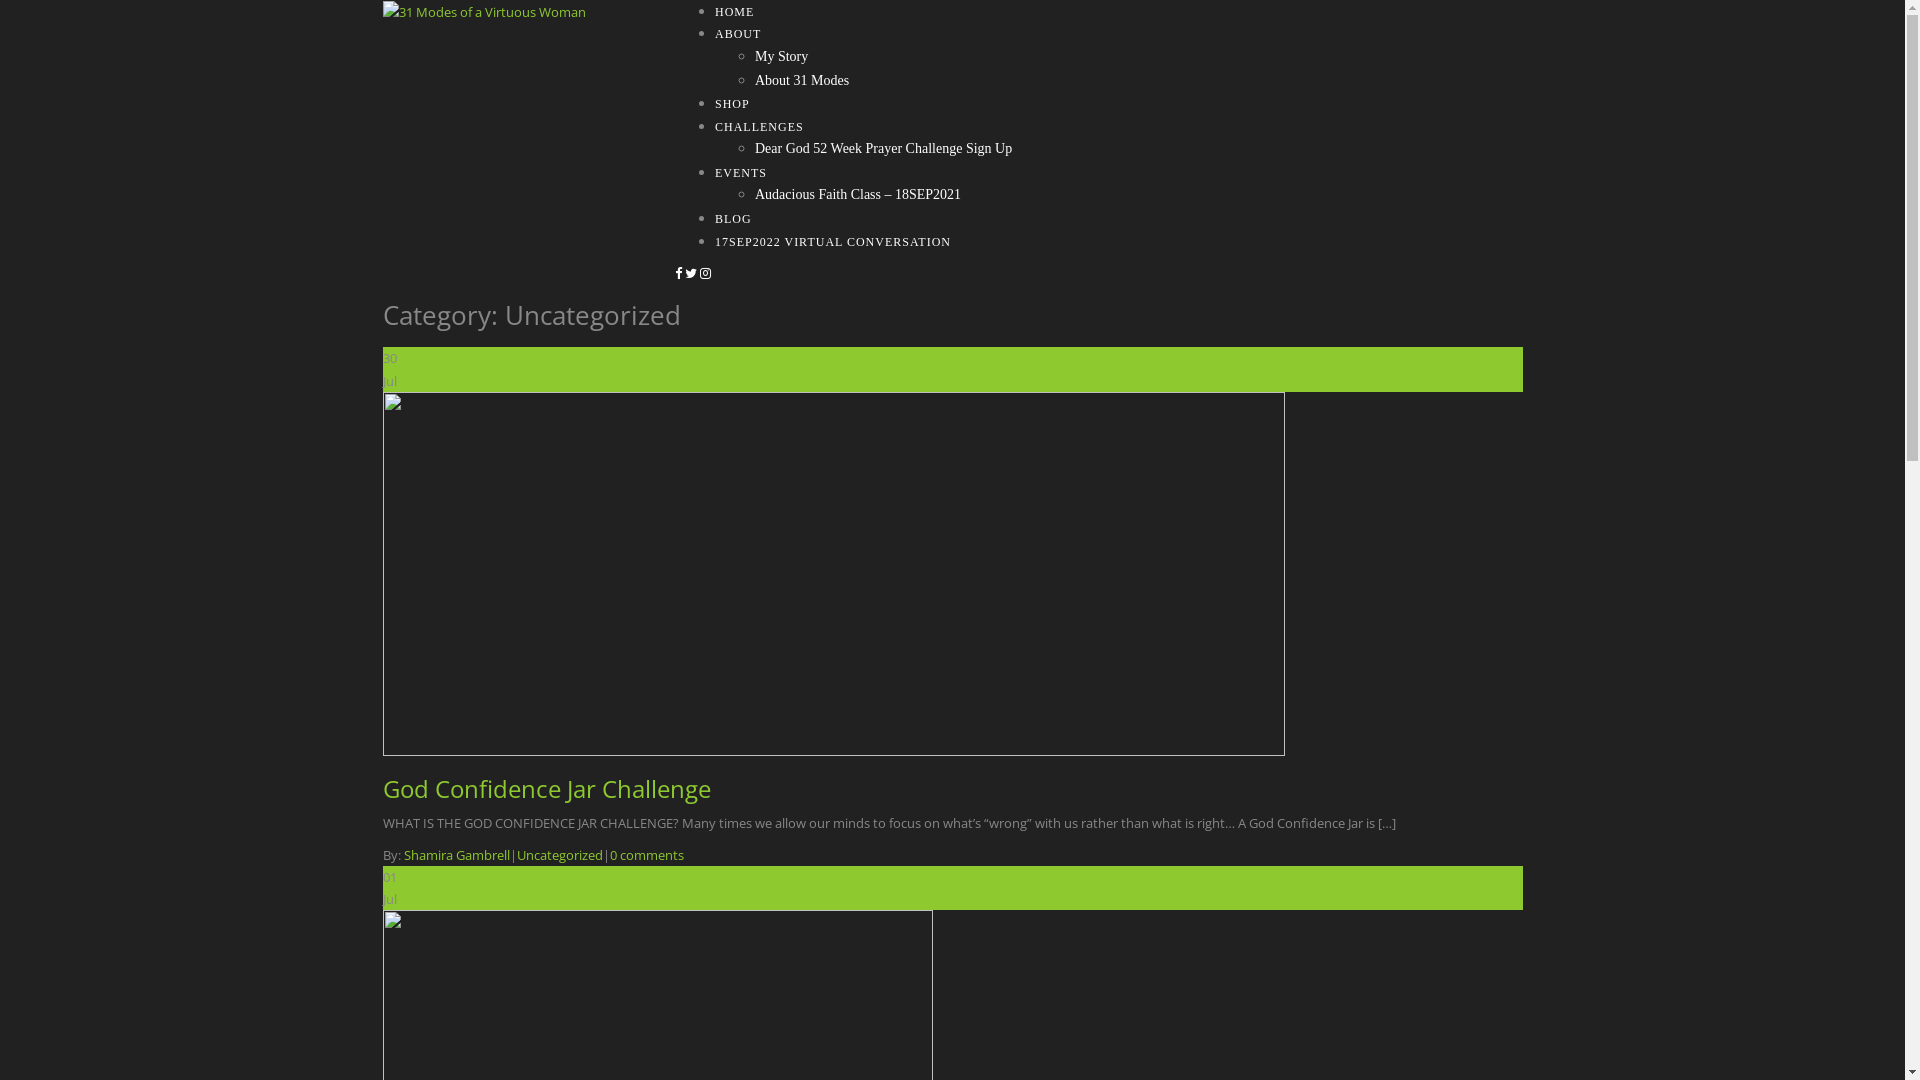  Describe the element at coordinates (715, 104) in the screenshot. I see `'SHOP'` at that location.